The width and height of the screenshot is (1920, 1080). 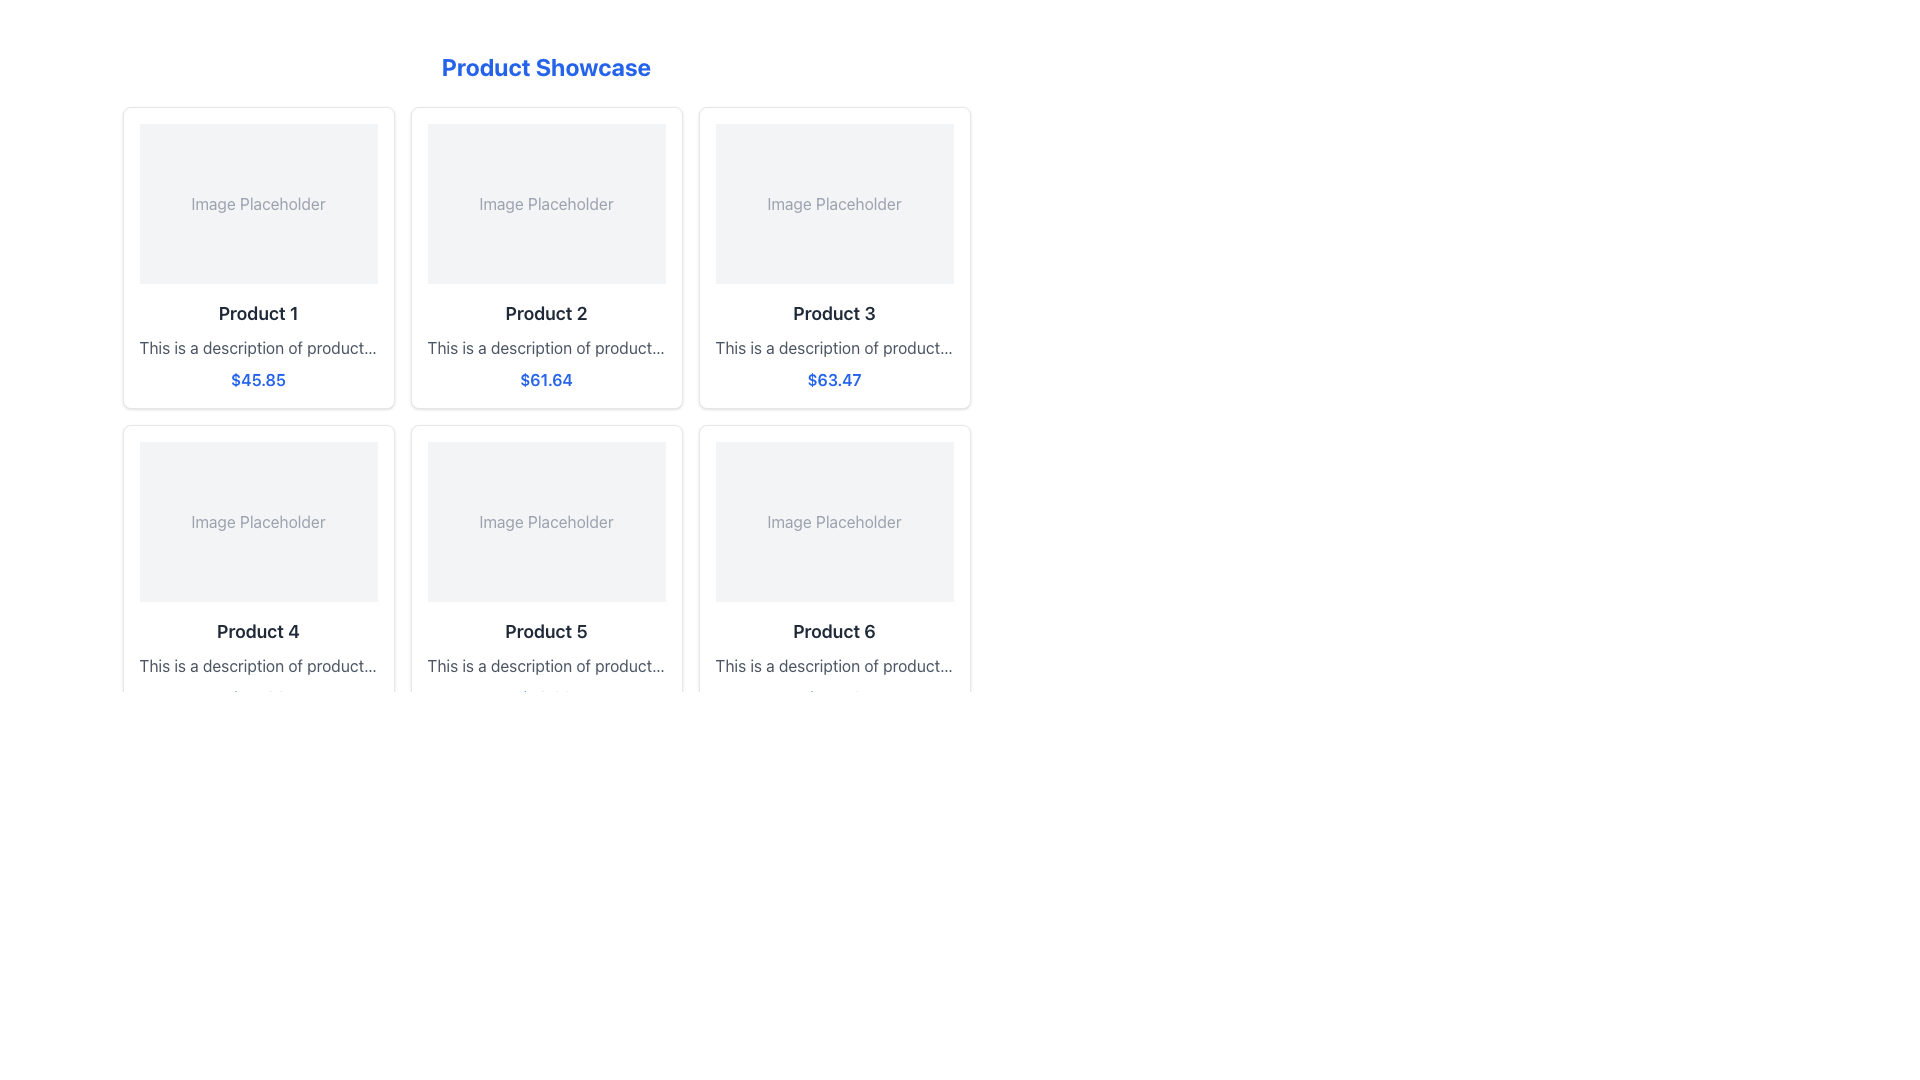 I want to click on the gray rectangular placeholder labeled 'Image Placeholder' at the top of the card for 'Product 3', so click(x=834, y=204).